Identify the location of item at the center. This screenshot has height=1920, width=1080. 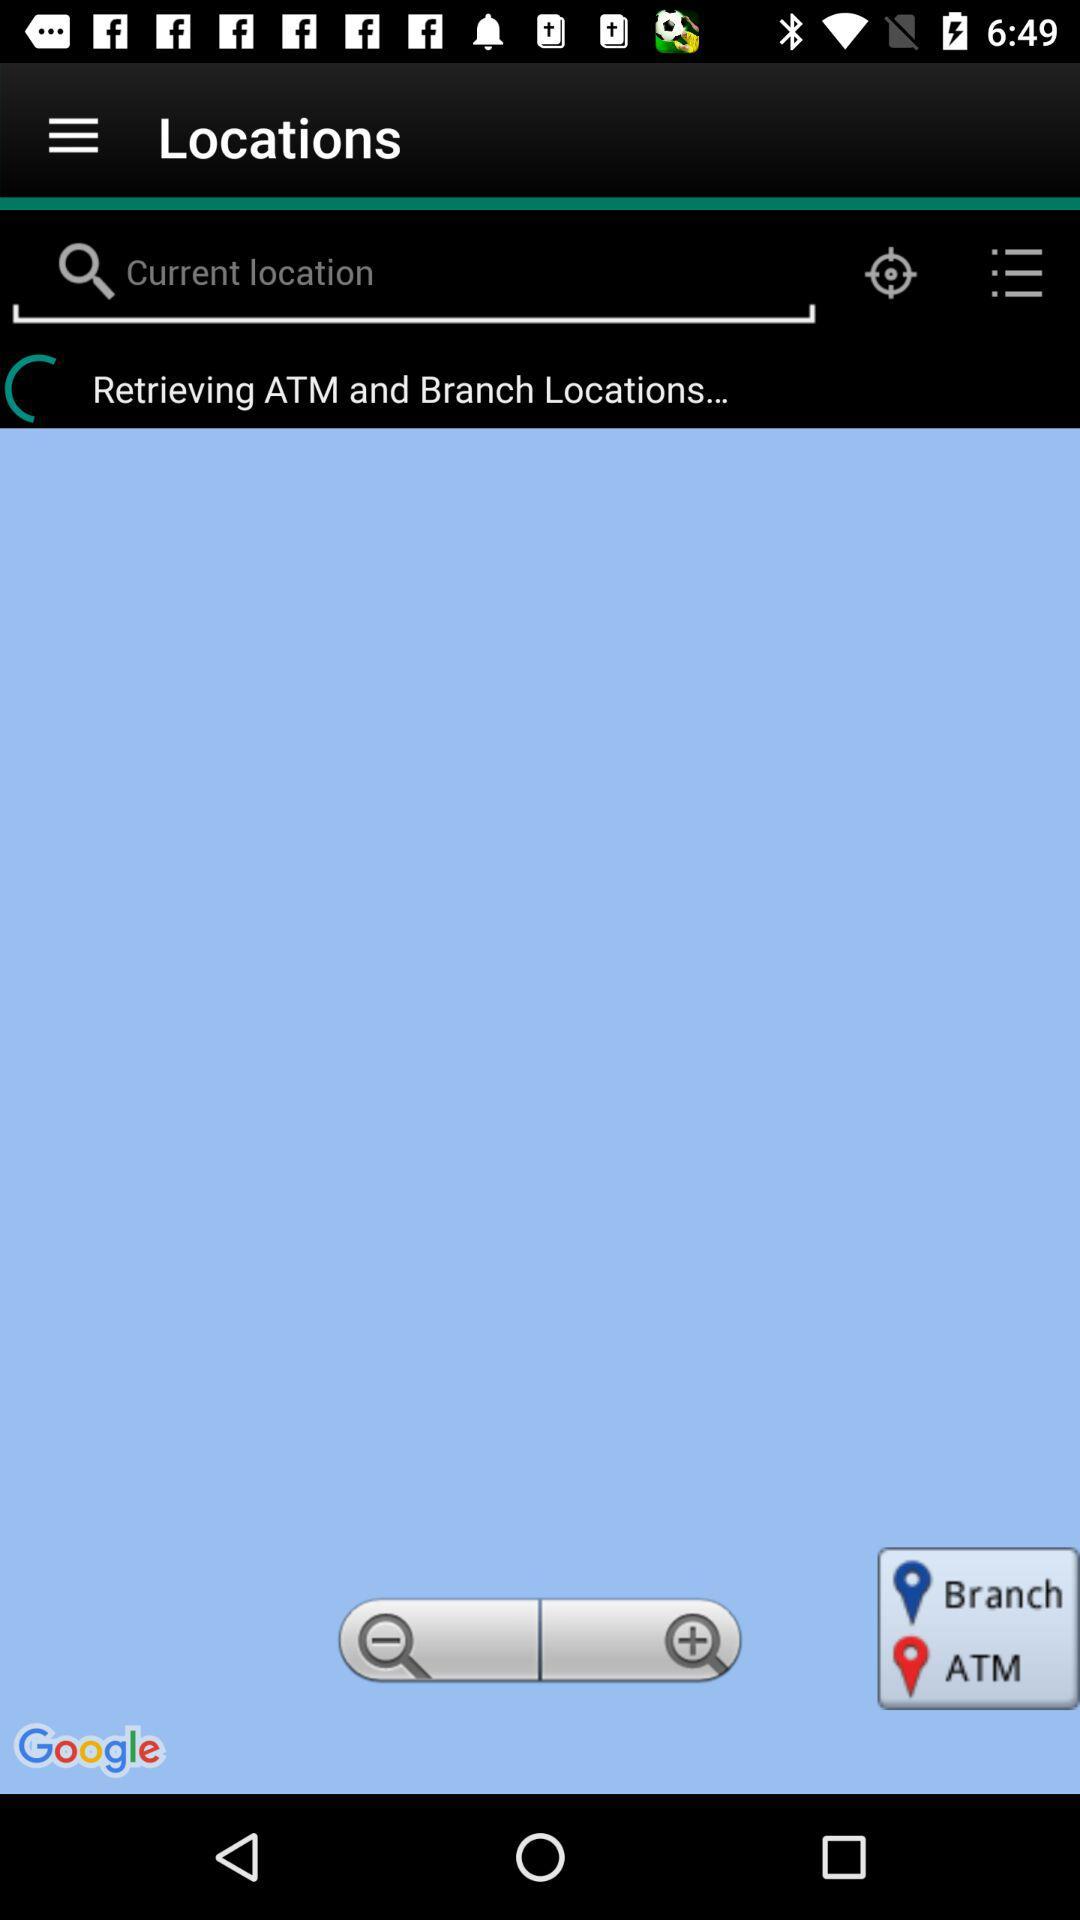
(540, 1110).